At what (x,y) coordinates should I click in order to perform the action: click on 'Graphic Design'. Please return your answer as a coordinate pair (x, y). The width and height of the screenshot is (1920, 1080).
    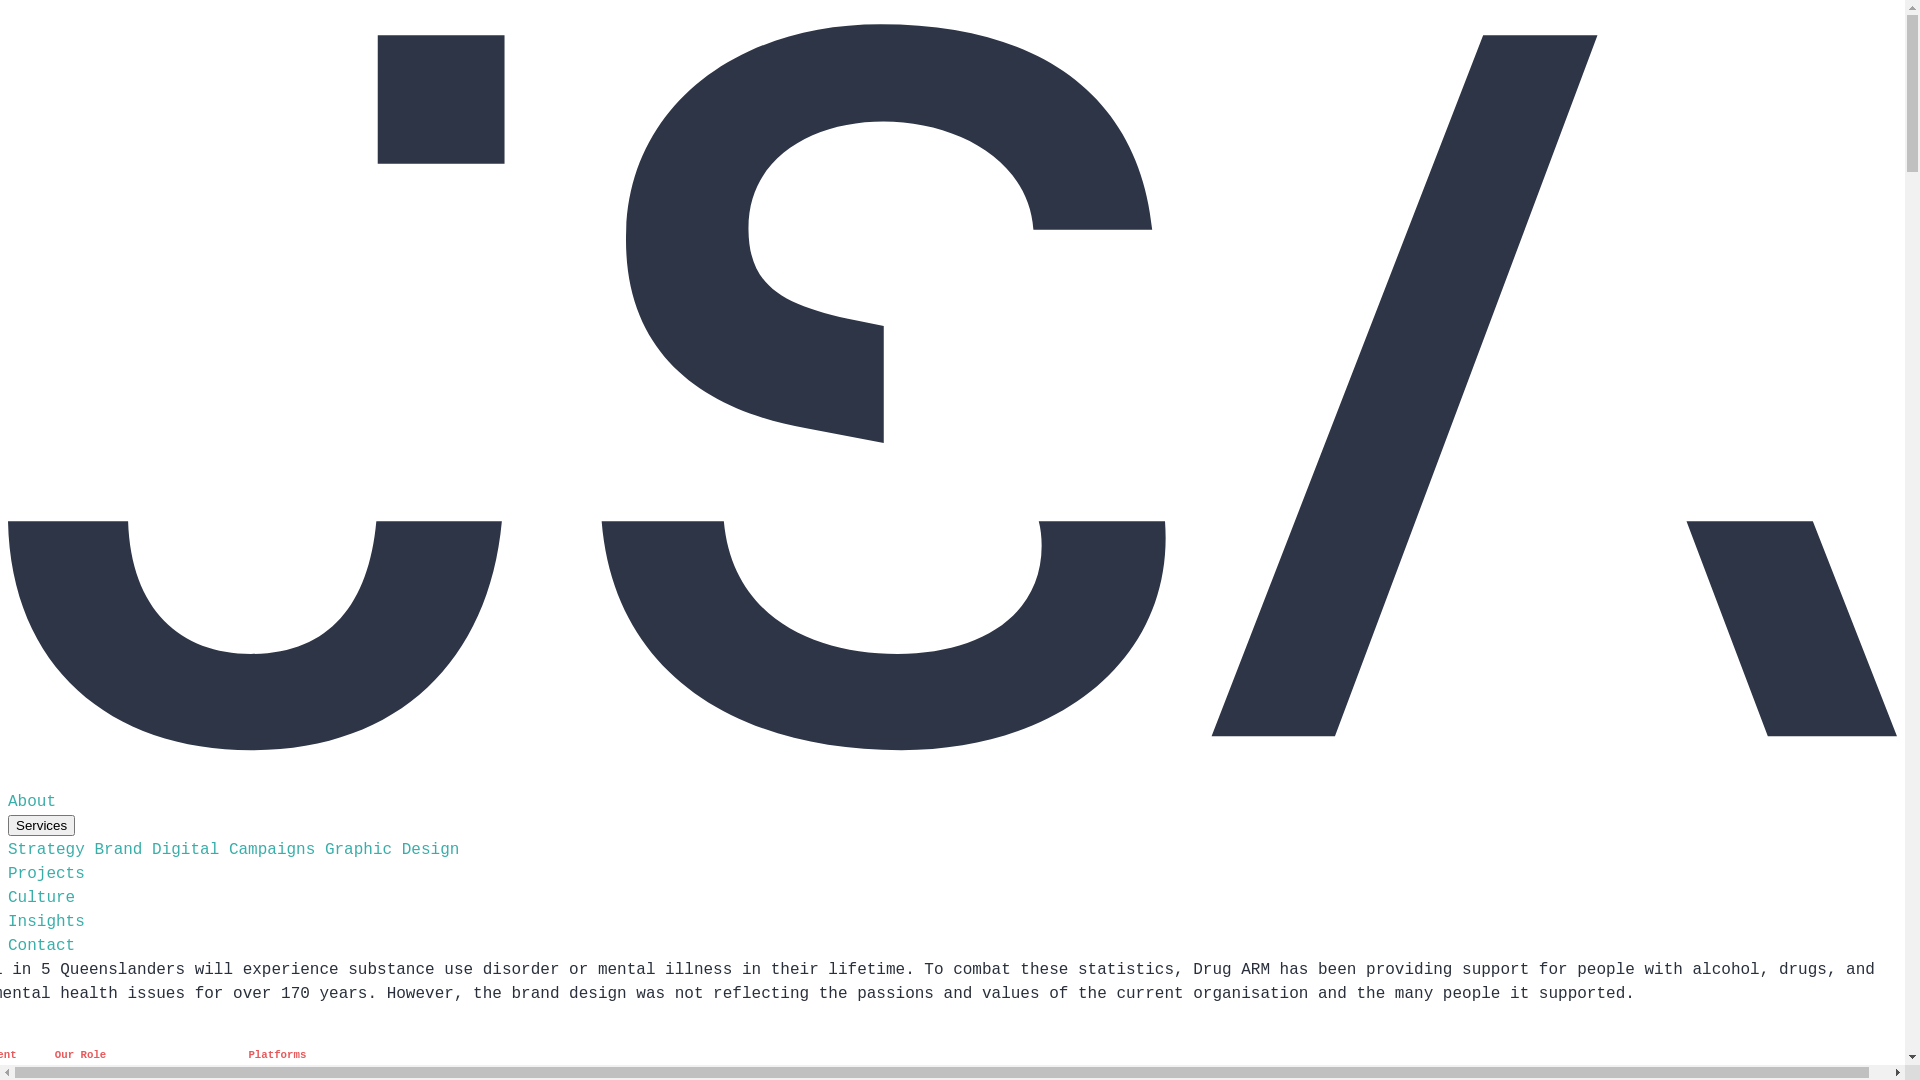
    Looking at the image, I should click on (392, 849).